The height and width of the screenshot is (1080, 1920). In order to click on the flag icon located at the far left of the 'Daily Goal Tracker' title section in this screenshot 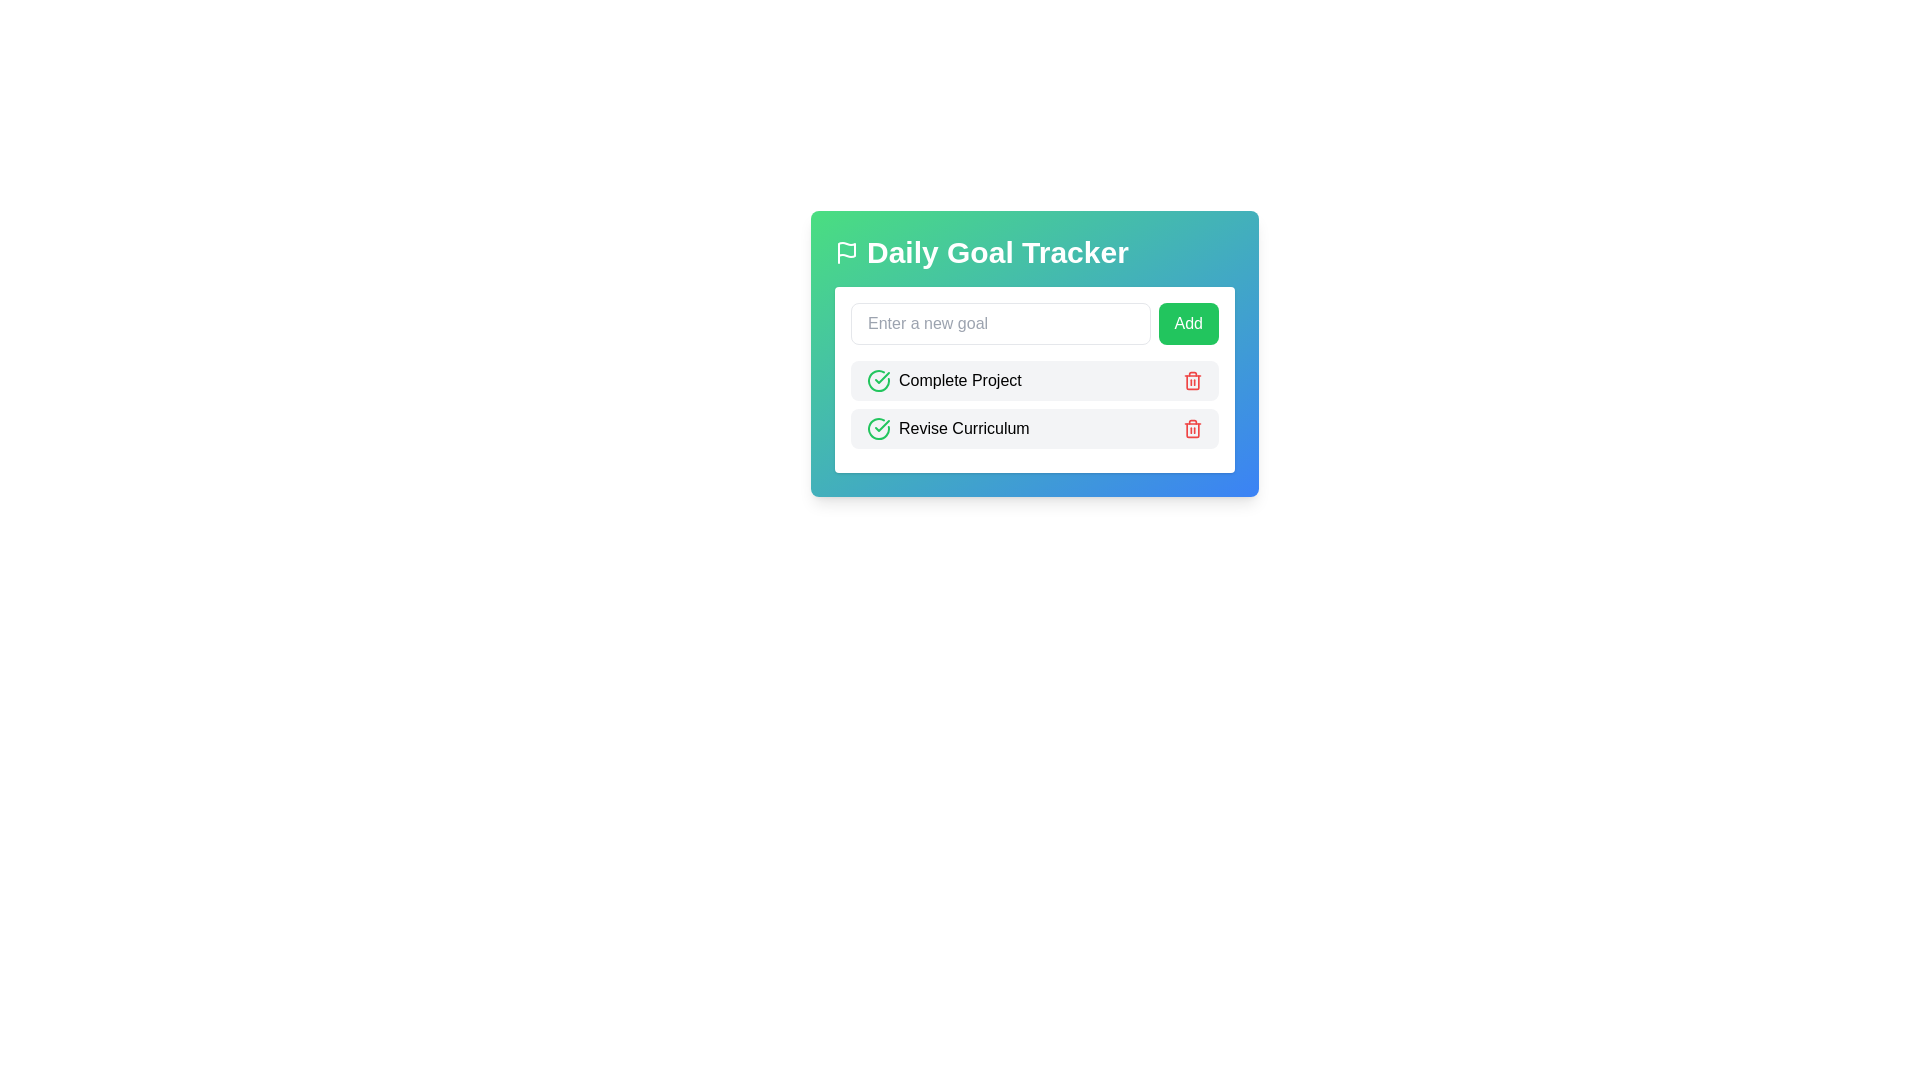, I will do `click(846, 252)`.